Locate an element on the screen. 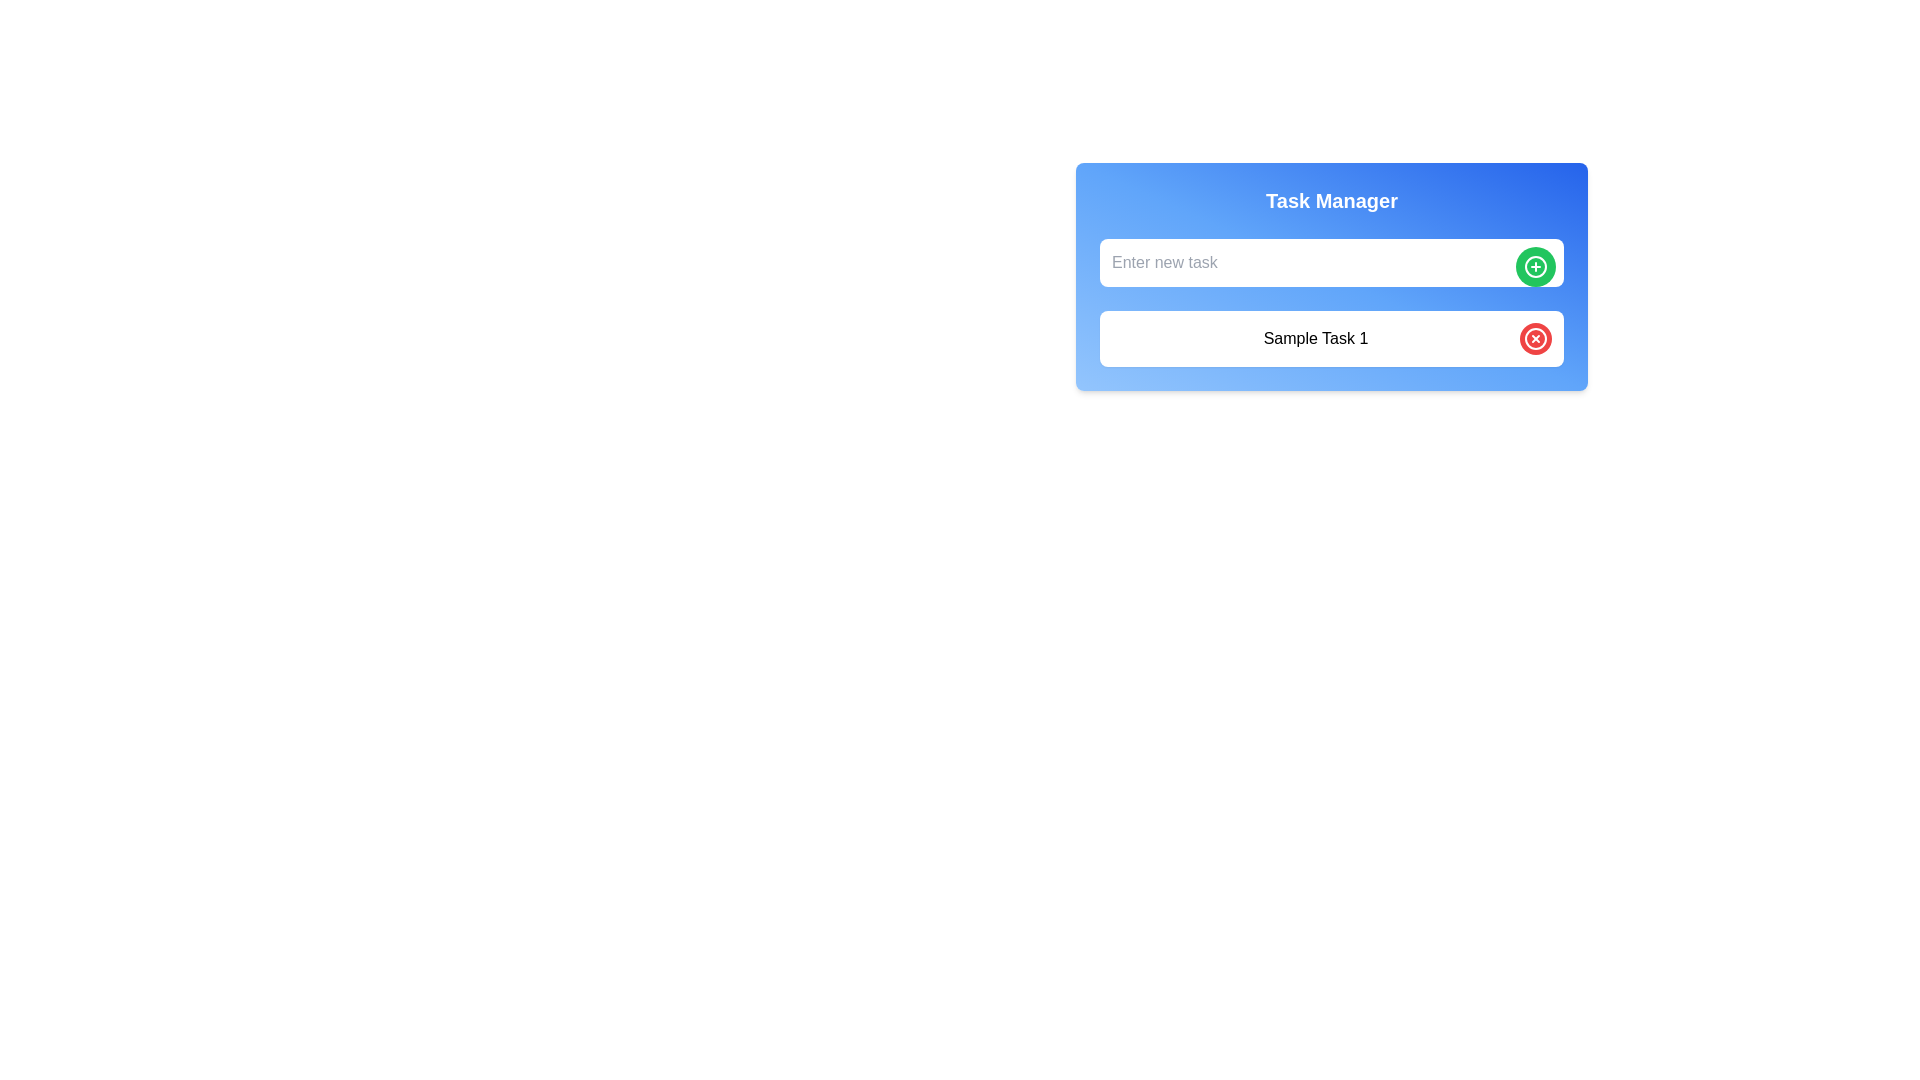 Image resolution: width=1920 pixels, height=1080 pixels. the task item labeled 'Sample Task 1' in the task manager is located at coordinates (1315, 338).